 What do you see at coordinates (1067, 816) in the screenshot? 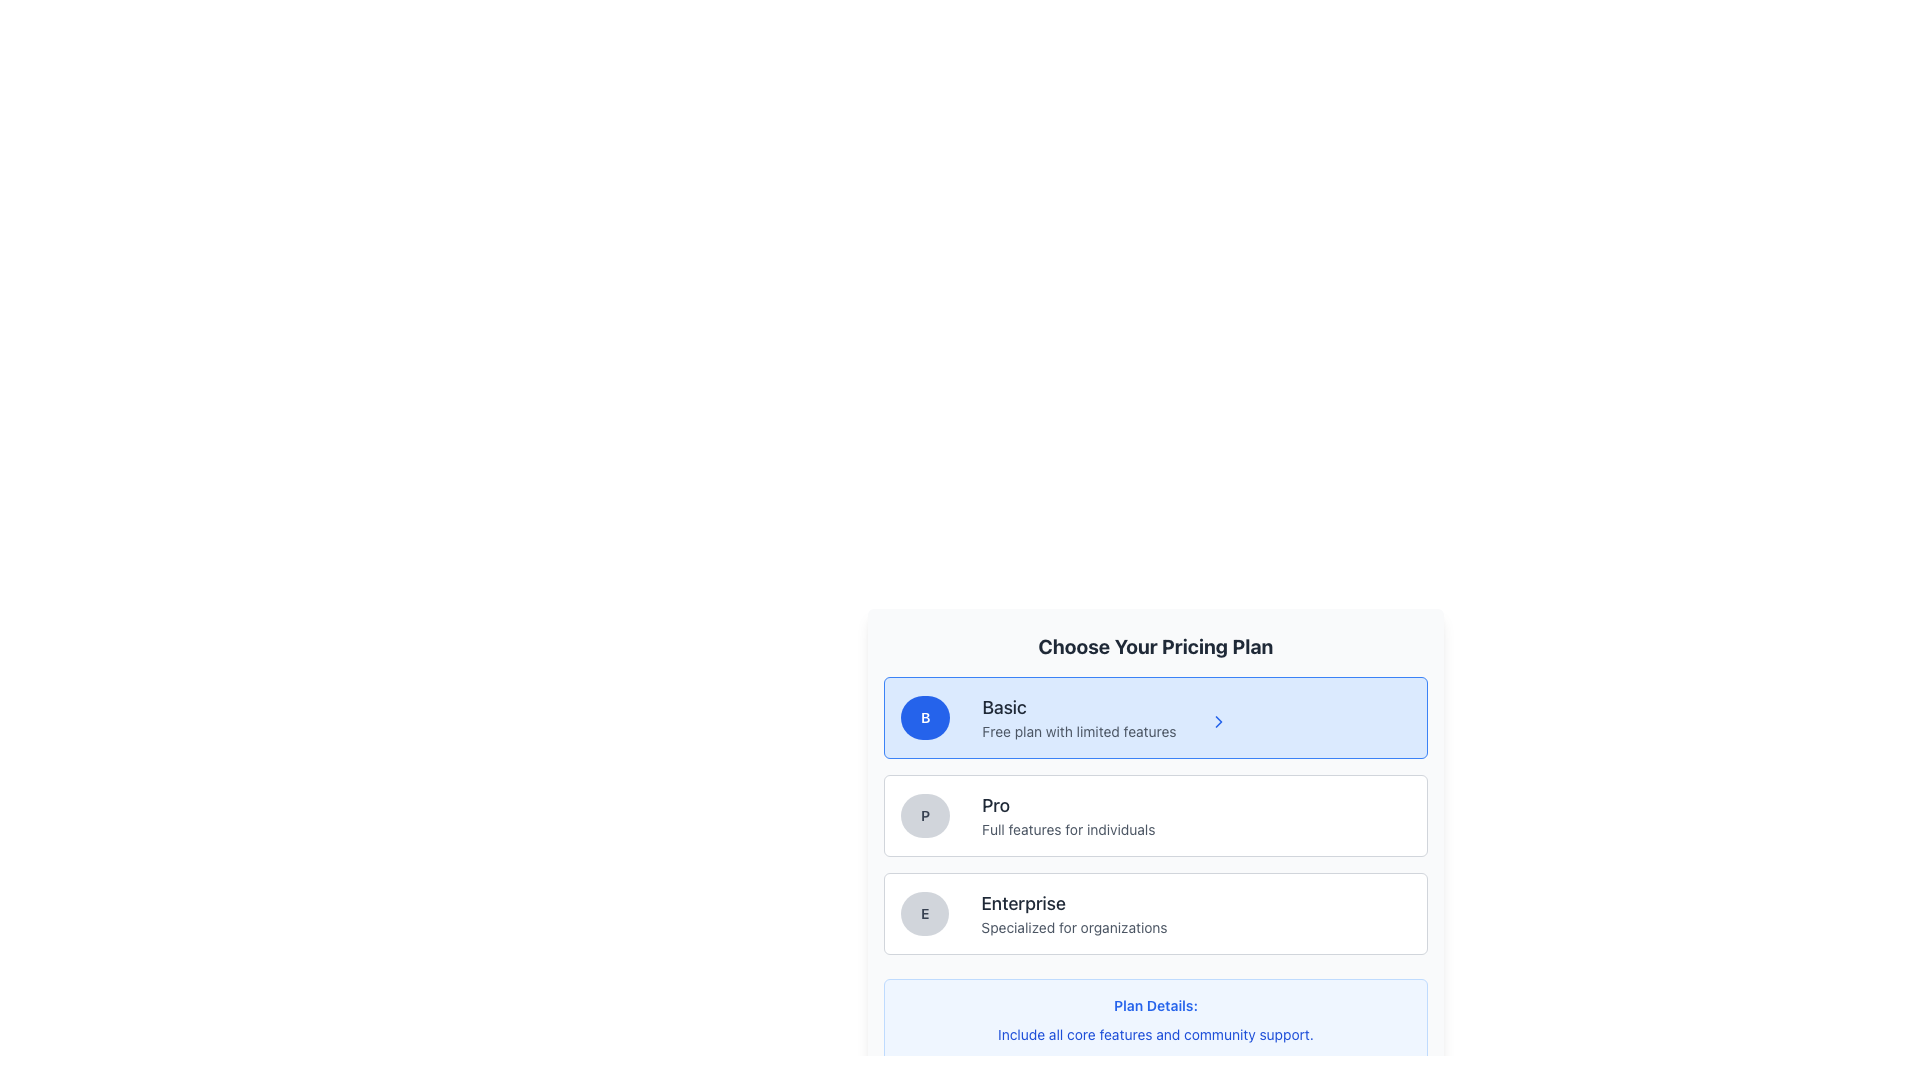
I see `outside the 'Pro Full features for individuals' text label to choose it implicitly` at bounding box center [1067, 816].